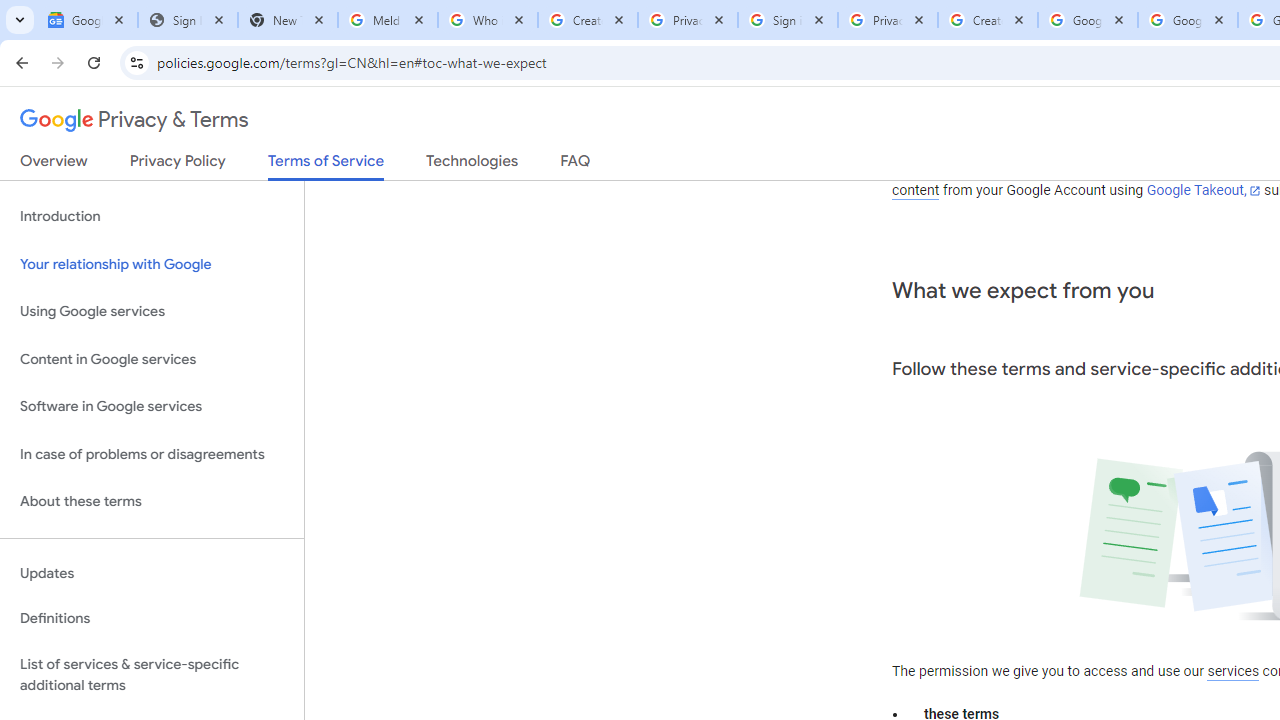  What do you see at coordinates (151, 263) in the screenshot?
I see `'Your relationship with Google'` at bounding box center [151, 263].